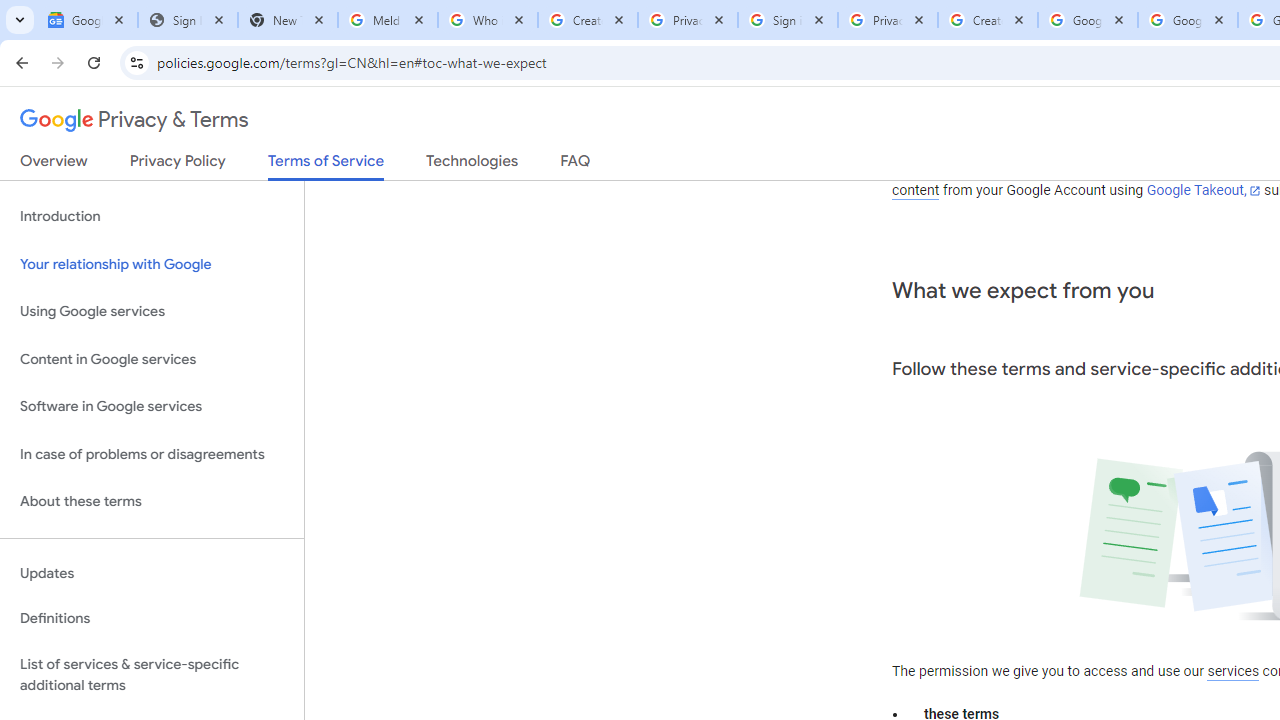  What do you see at coordinates (151, 263) in the screenshot?
I see `'Your relationship with Google'` at bounding box center [151, 263].